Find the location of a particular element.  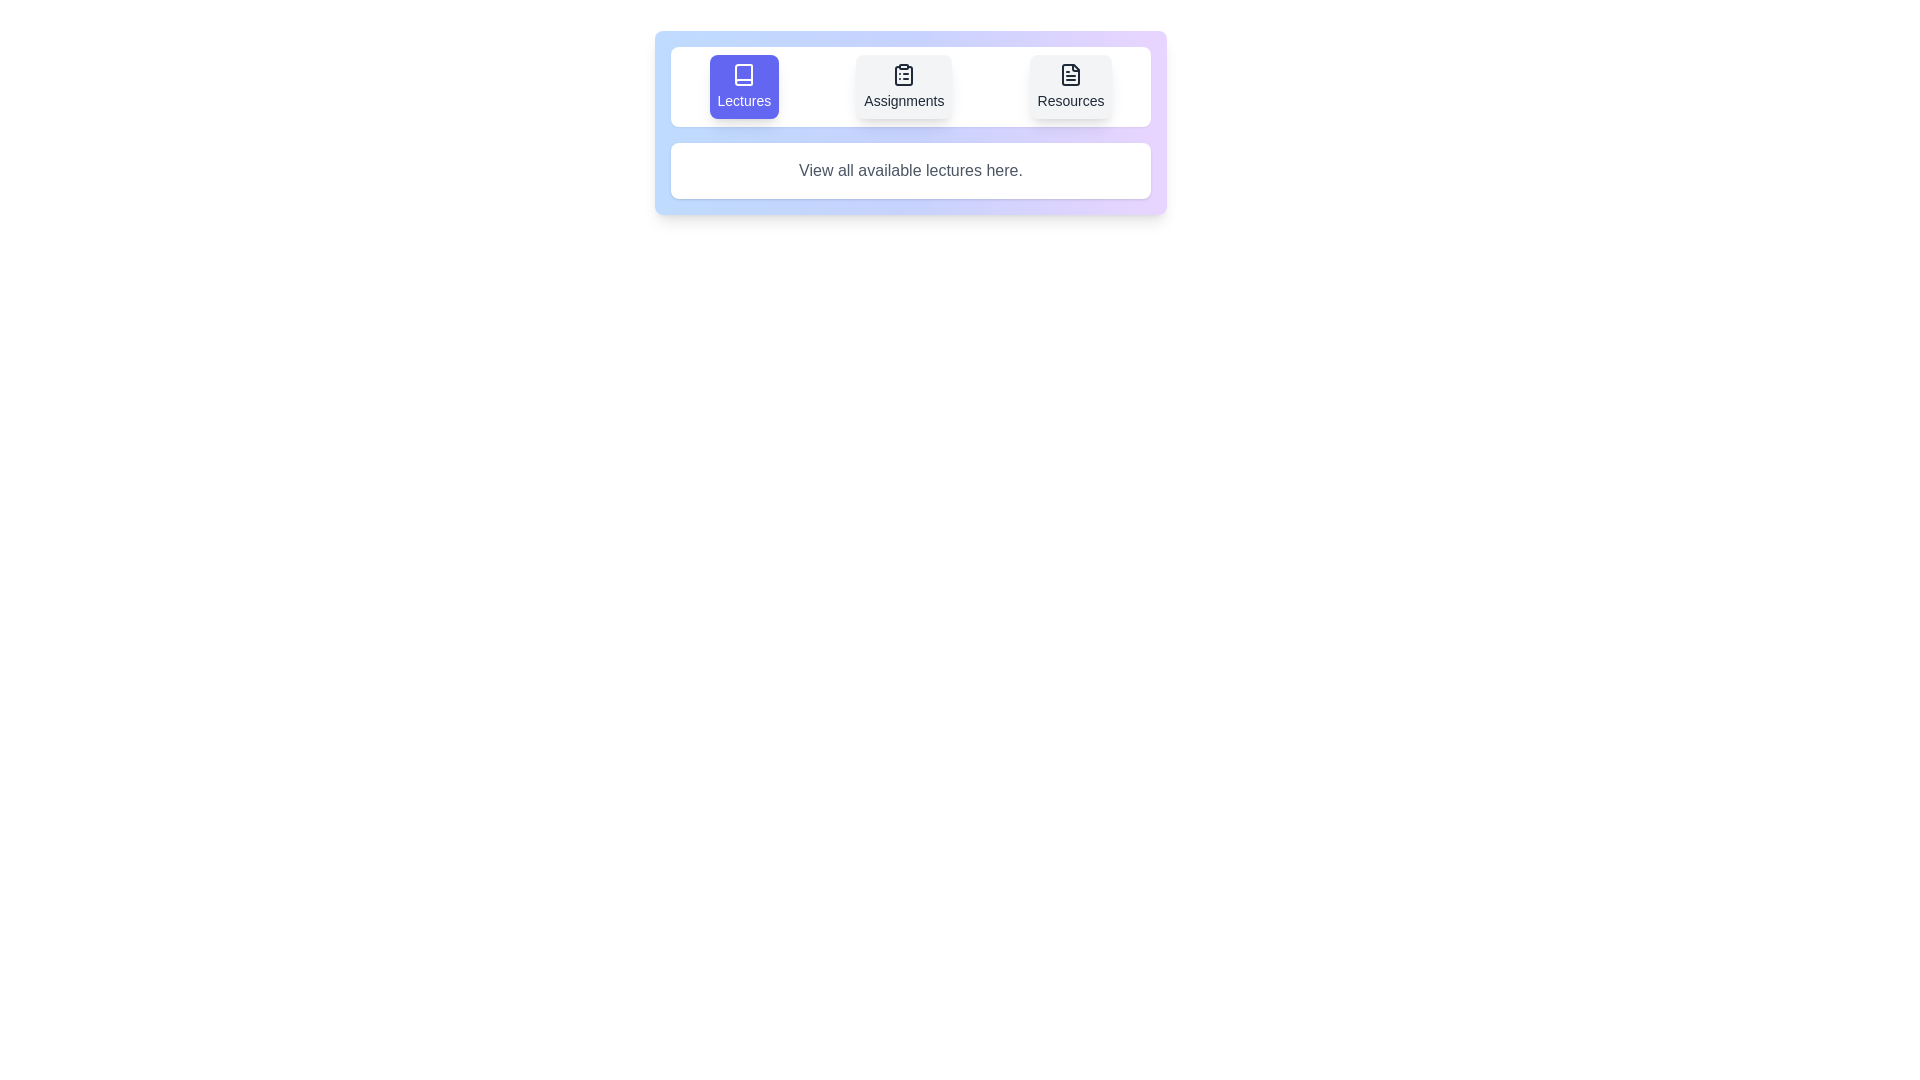

the icon of the Assignments tab is located at coordinates (903, 86).